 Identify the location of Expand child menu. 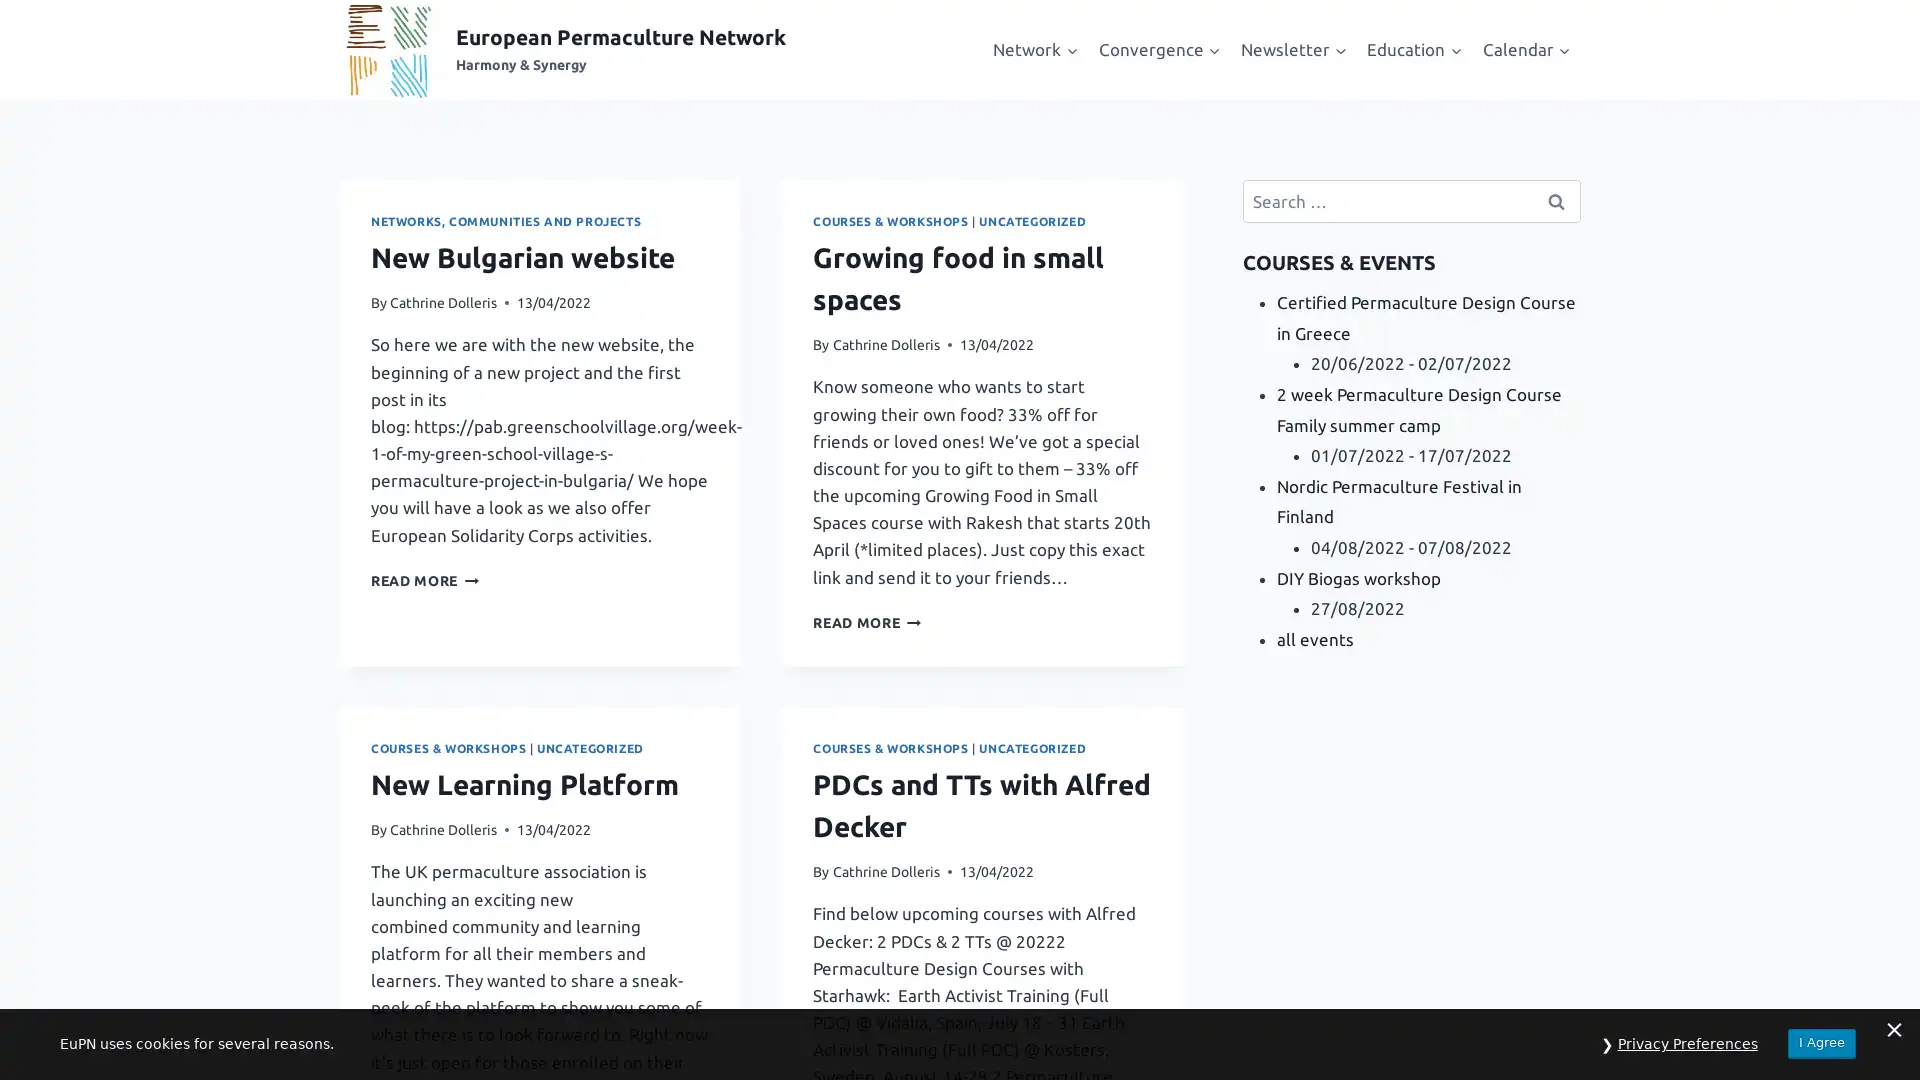
(1525, 48).